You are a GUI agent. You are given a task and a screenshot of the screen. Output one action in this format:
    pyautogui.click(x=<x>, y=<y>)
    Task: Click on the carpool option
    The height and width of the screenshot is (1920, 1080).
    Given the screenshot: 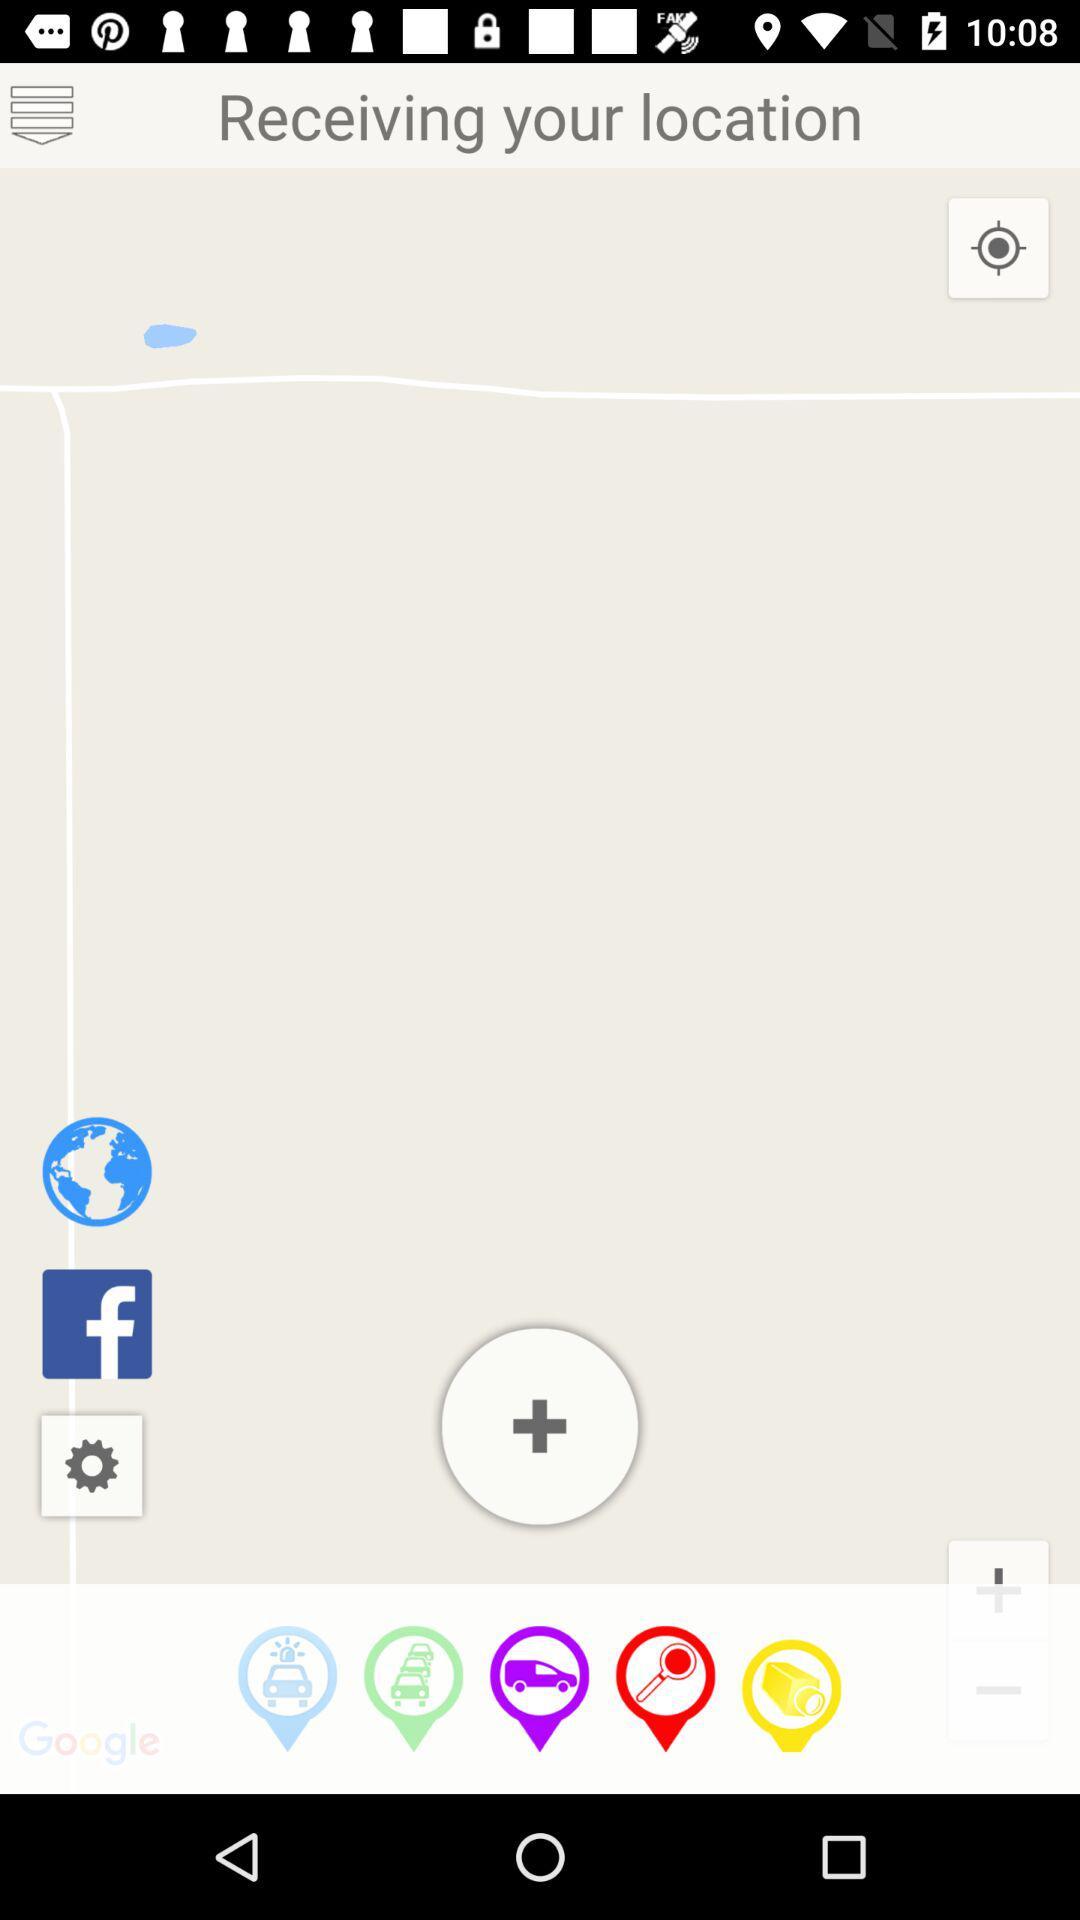 What is the action you would take?
    pyautogui.click(x=412, y=1688)
    